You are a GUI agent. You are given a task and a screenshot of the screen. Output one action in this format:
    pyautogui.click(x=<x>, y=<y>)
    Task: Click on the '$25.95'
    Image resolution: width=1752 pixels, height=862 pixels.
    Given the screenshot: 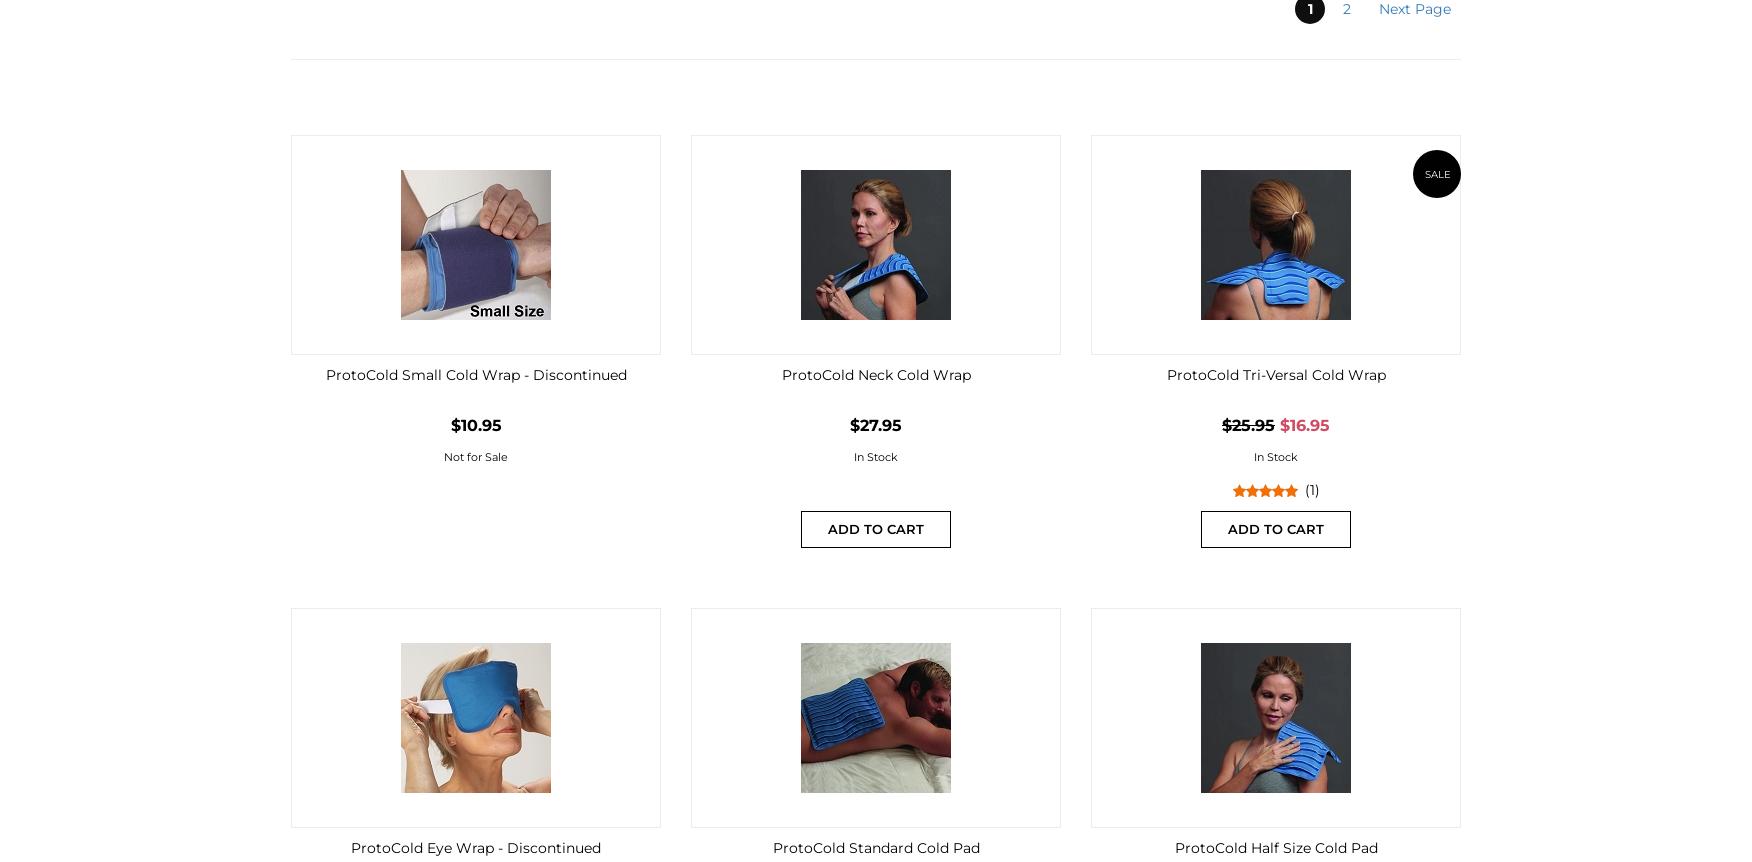 What is the action you would take?
    pyautogui.click(x=1222, y=424)
    